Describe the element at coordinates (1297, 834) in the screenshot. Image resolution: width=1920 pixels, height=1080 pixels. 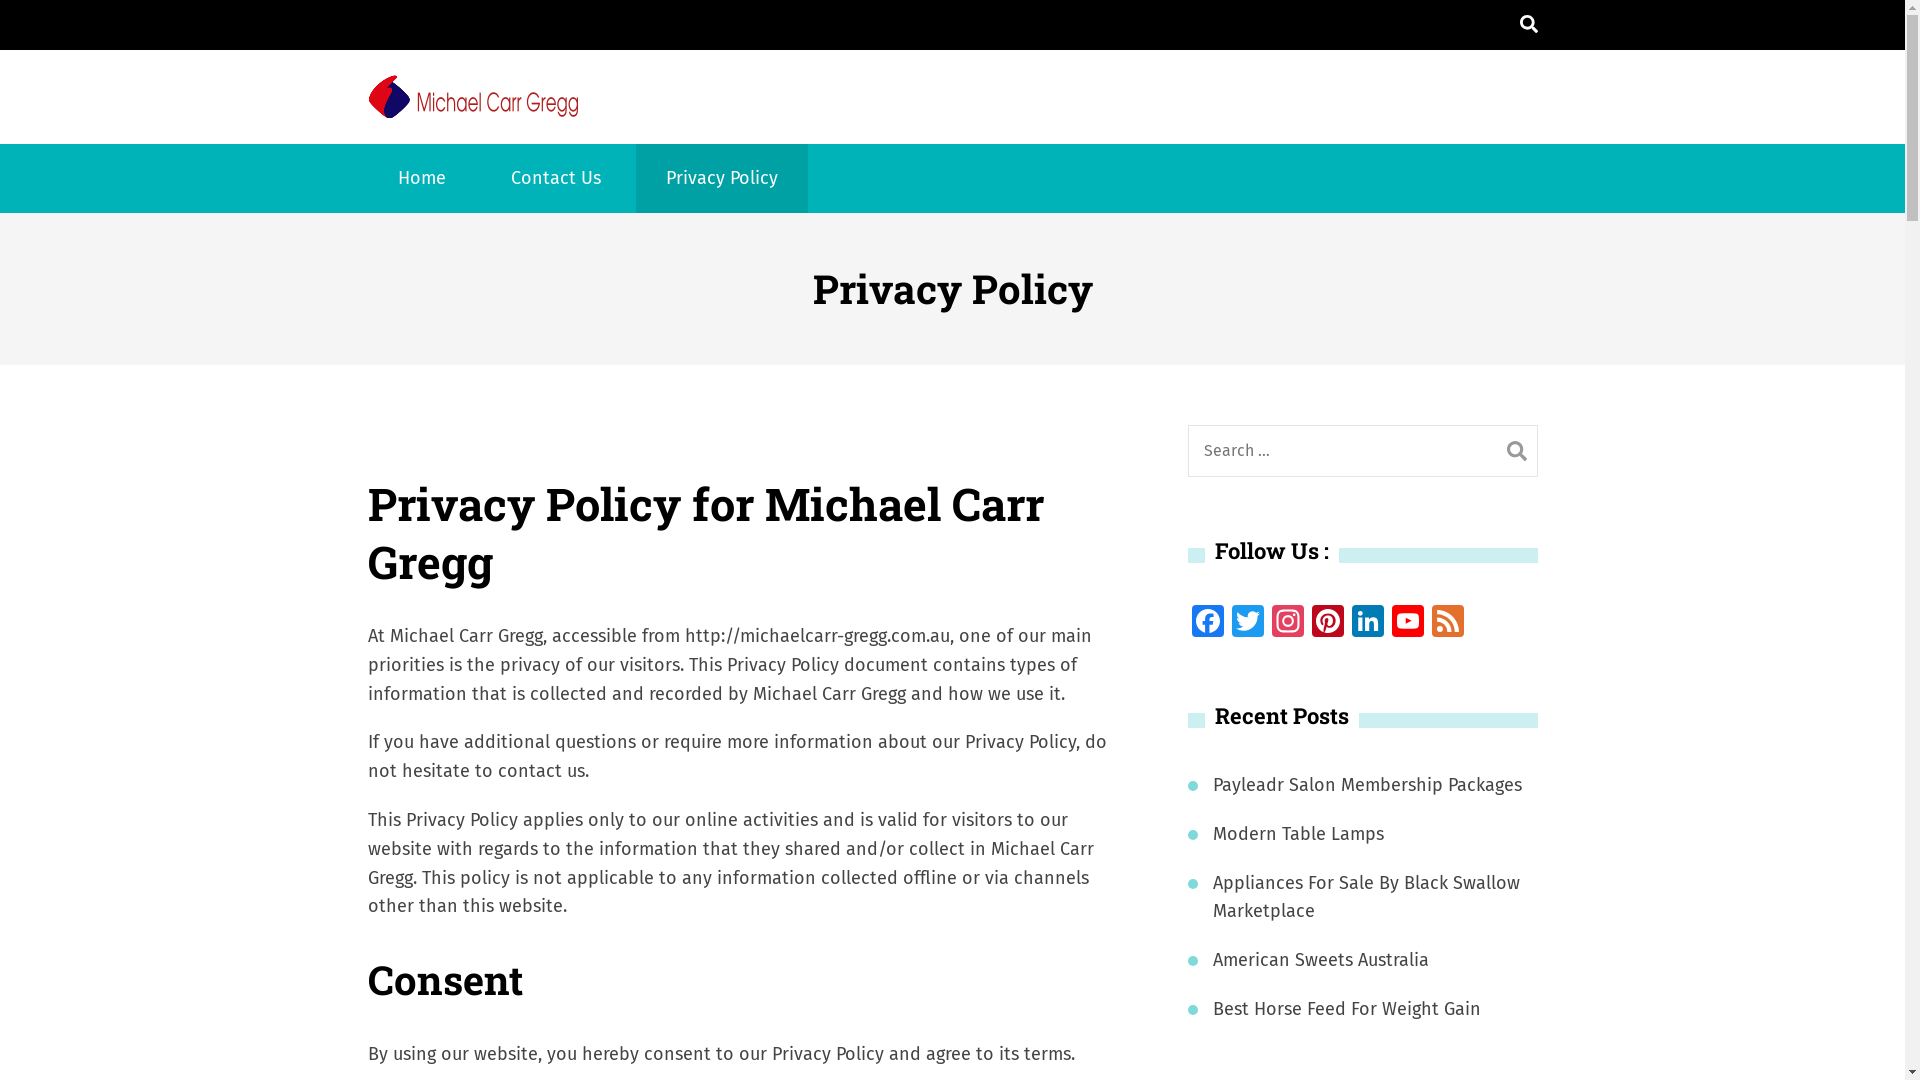
I see `'Modern Table Lamps'` at that location.